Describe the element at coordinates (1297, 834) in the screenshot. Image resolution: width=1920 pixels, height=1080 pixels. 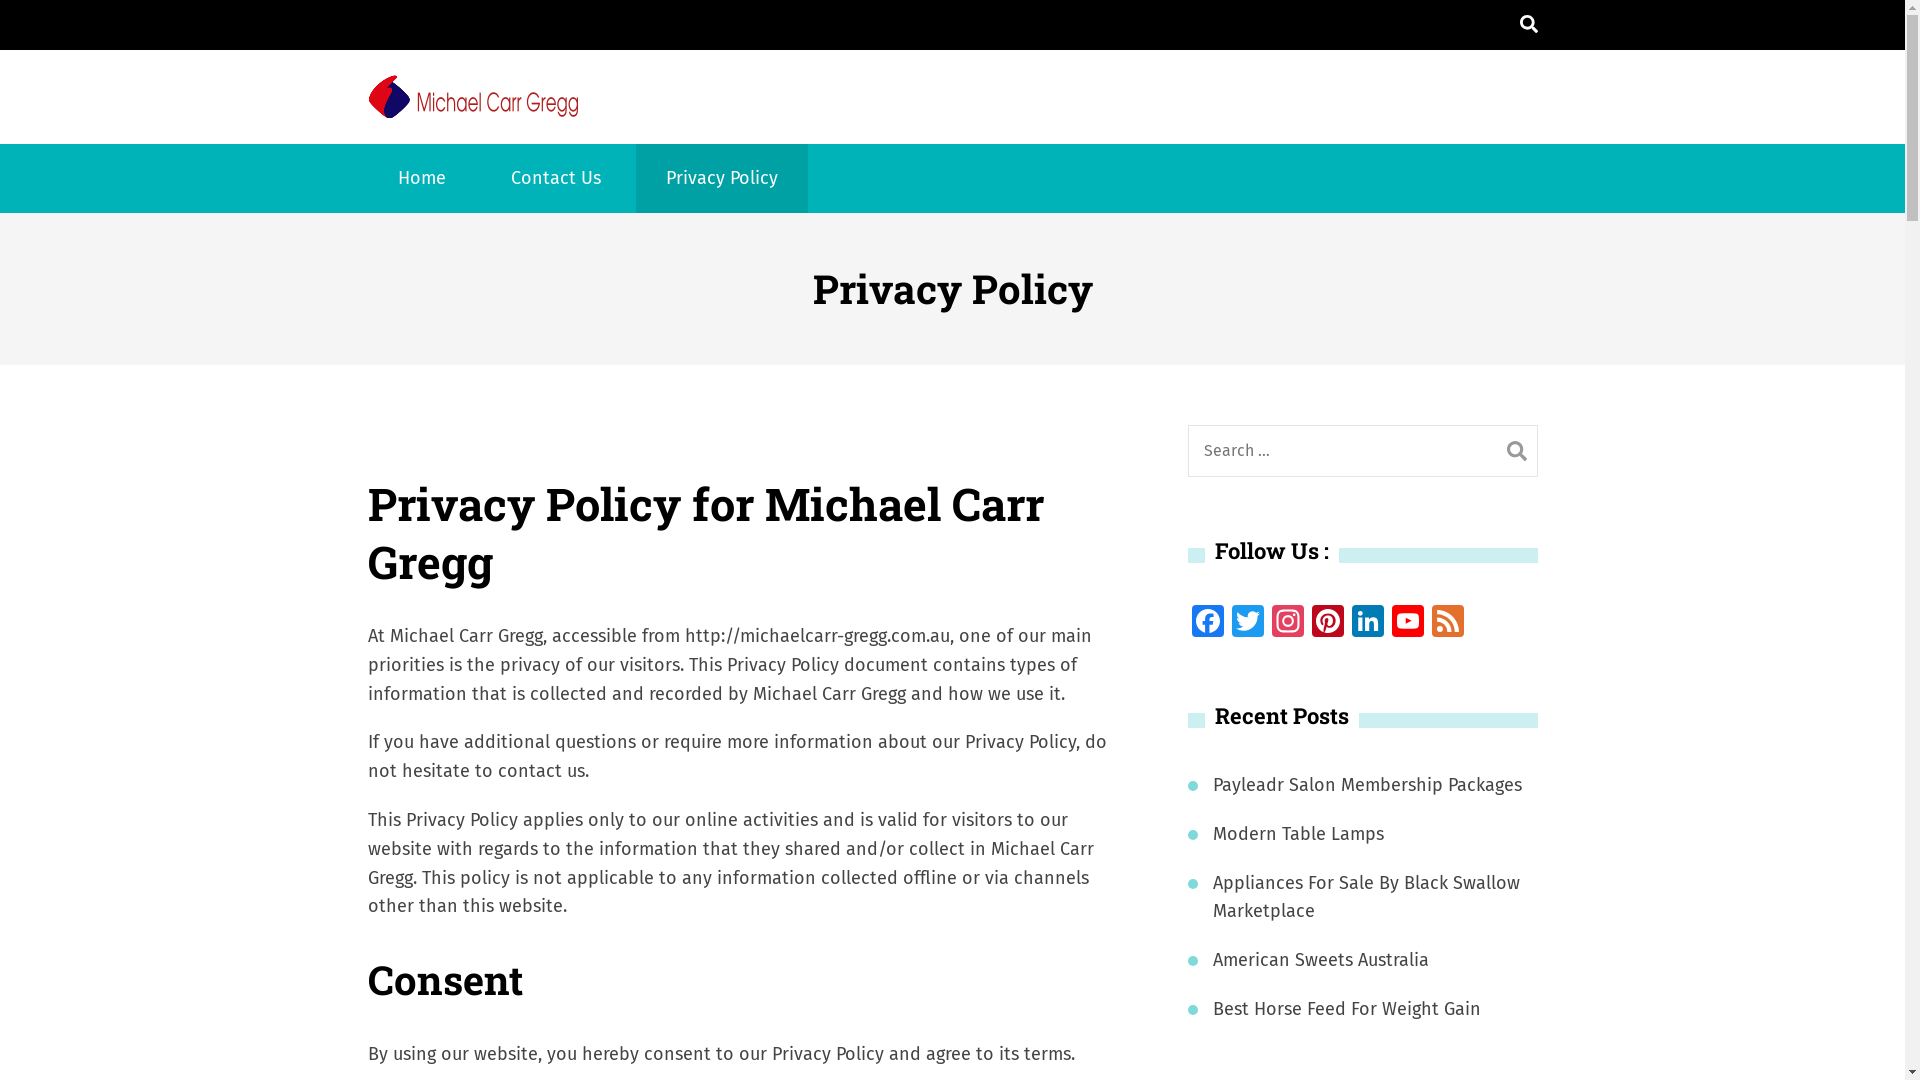
I see `'Modern Table Lamps'` at that location.